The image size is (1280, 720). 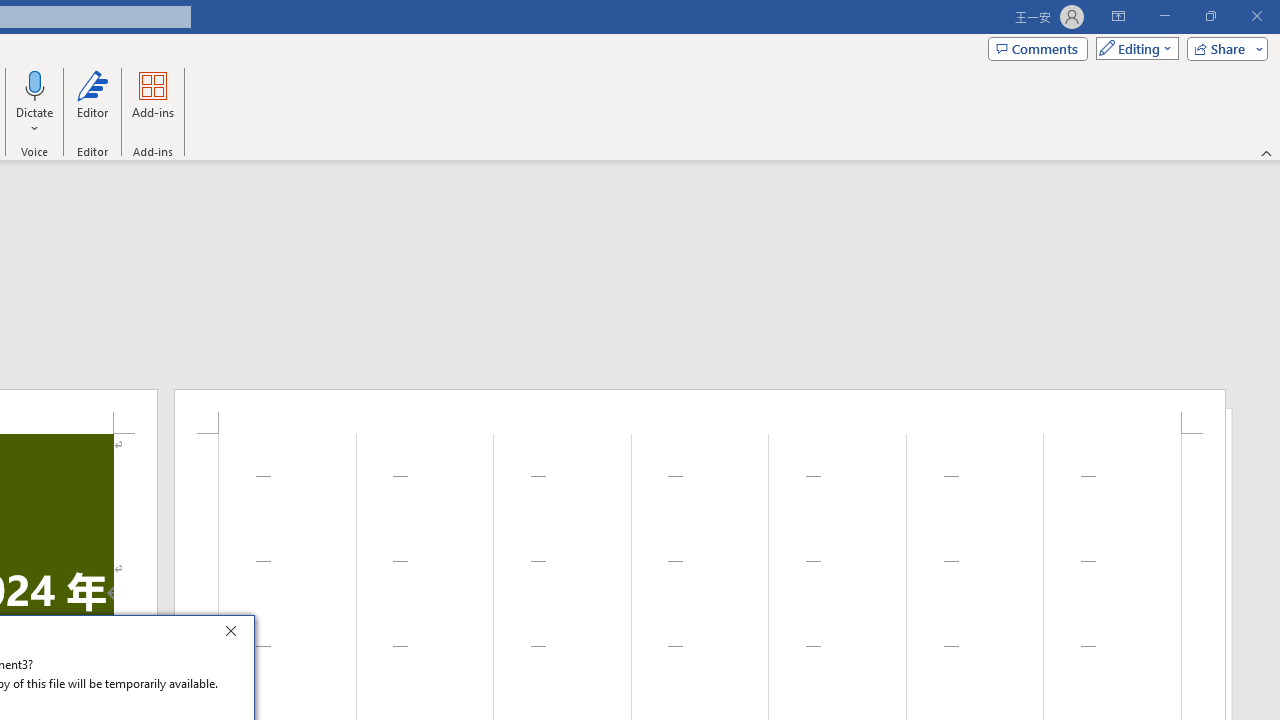 What do you see at coordinates (700, 410) in the screenshot?
I see `'Header -Section 1-'` at bounding box center [700, 410].